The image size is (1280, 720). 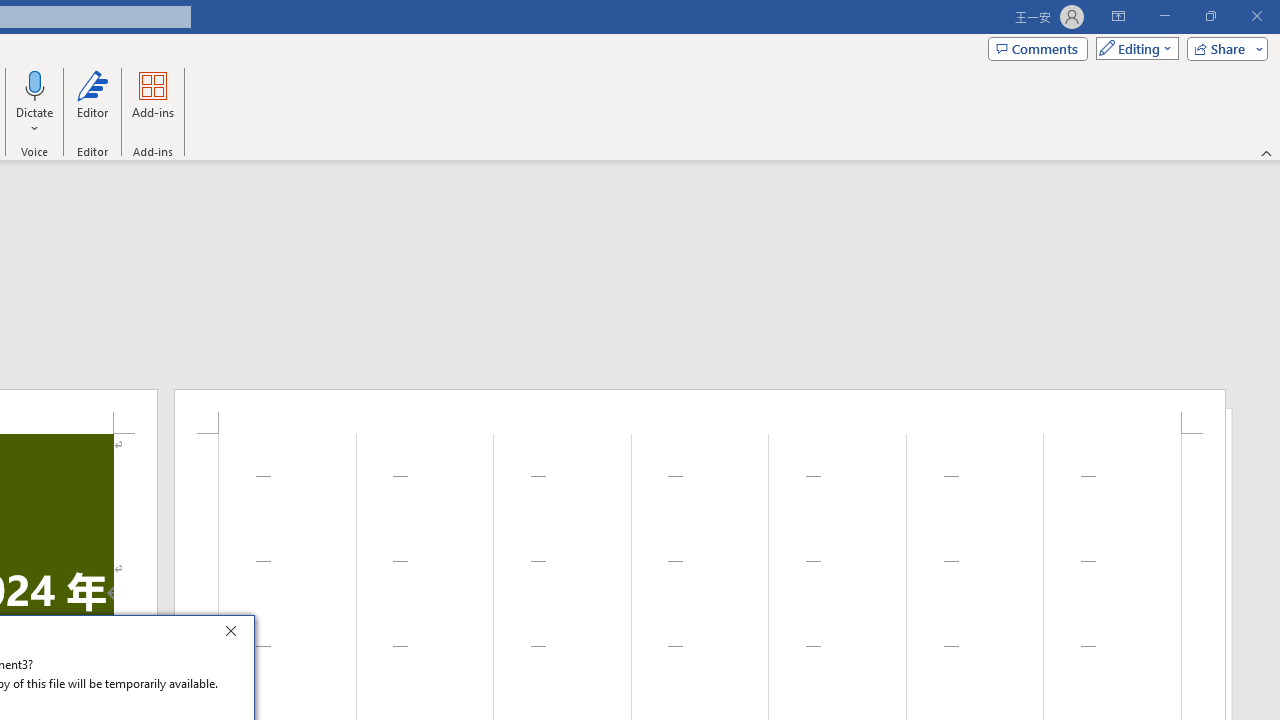 What do you see at coordinates (700, 410) in the screenshot?
I see `'Header -Section 1-'` at bounding box center [700, 410].